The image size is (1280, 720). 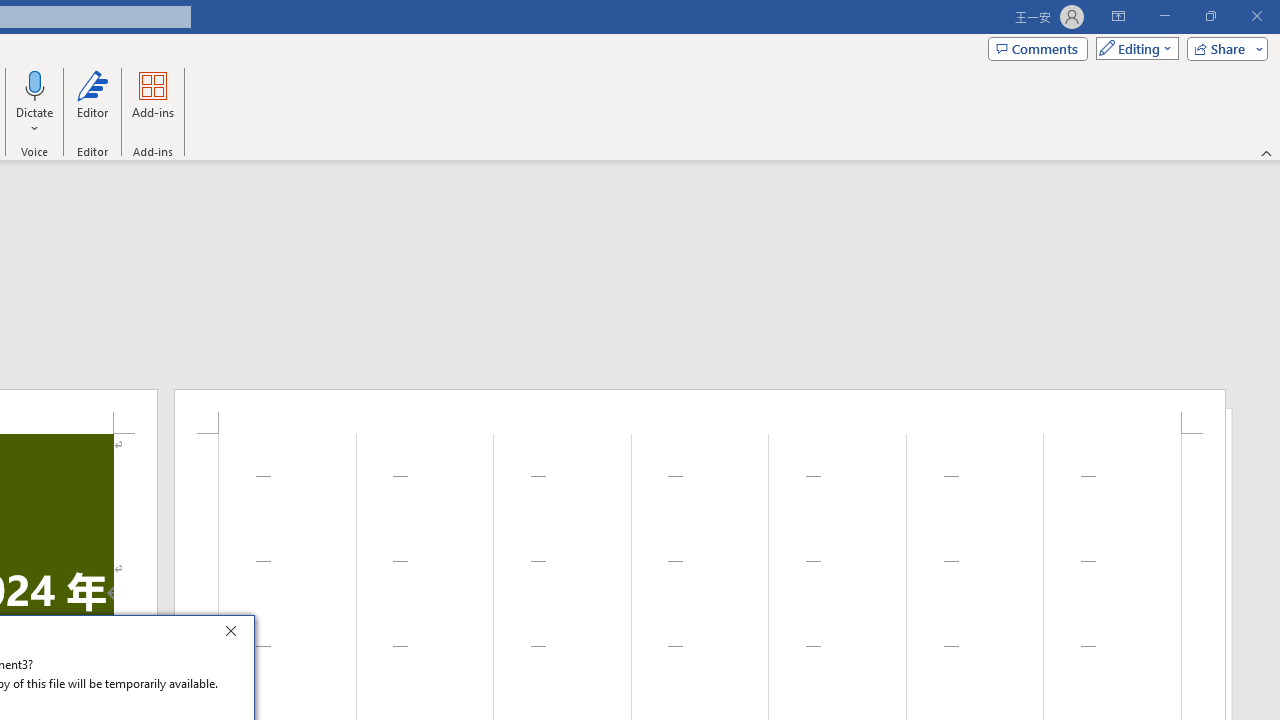 What do you see at coordinates (700, 410) in the screenshot?
I see `'Header -Section 1-'` at bounding box center [700, 410].